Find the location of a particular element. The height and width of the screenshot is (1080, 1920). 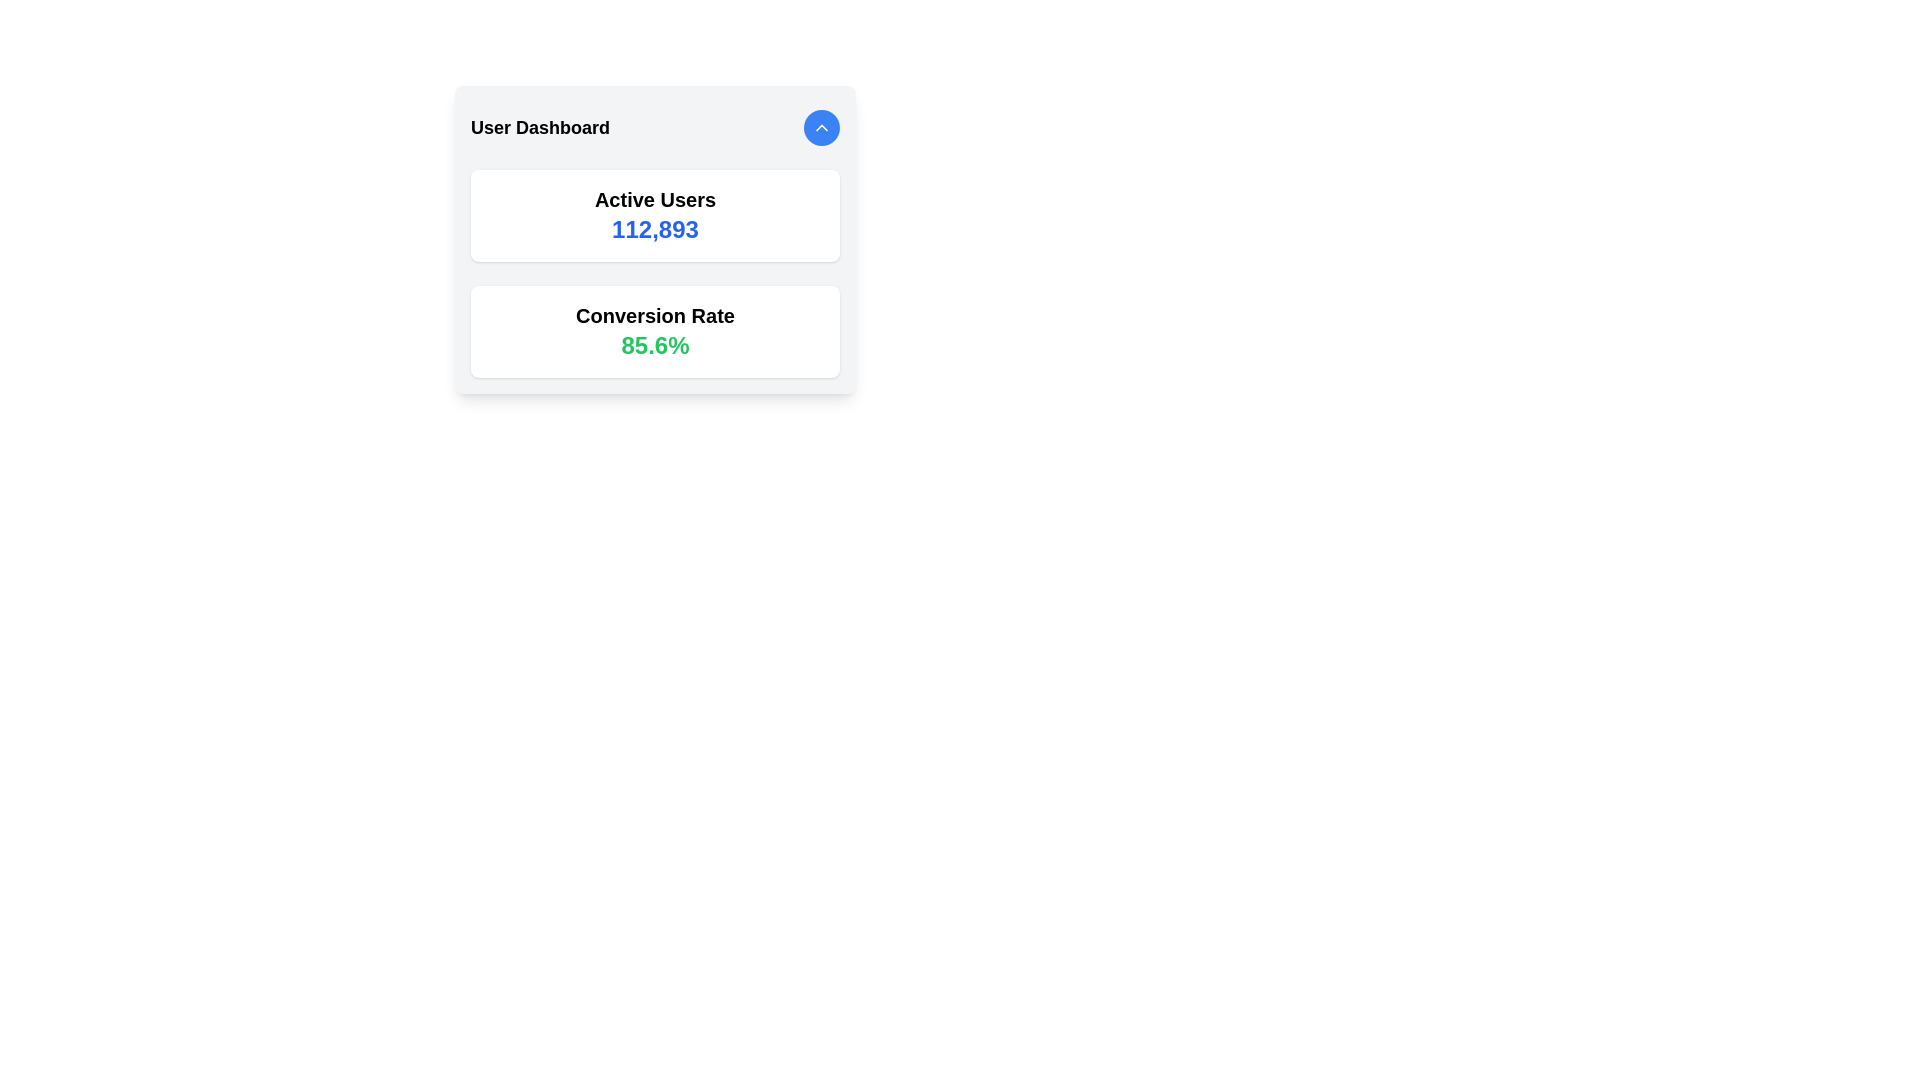

the static text label that describes the metric shown below it, which is positioned above the green text '85.6%' in the dashboard interface is located at coordinates (655, 315).